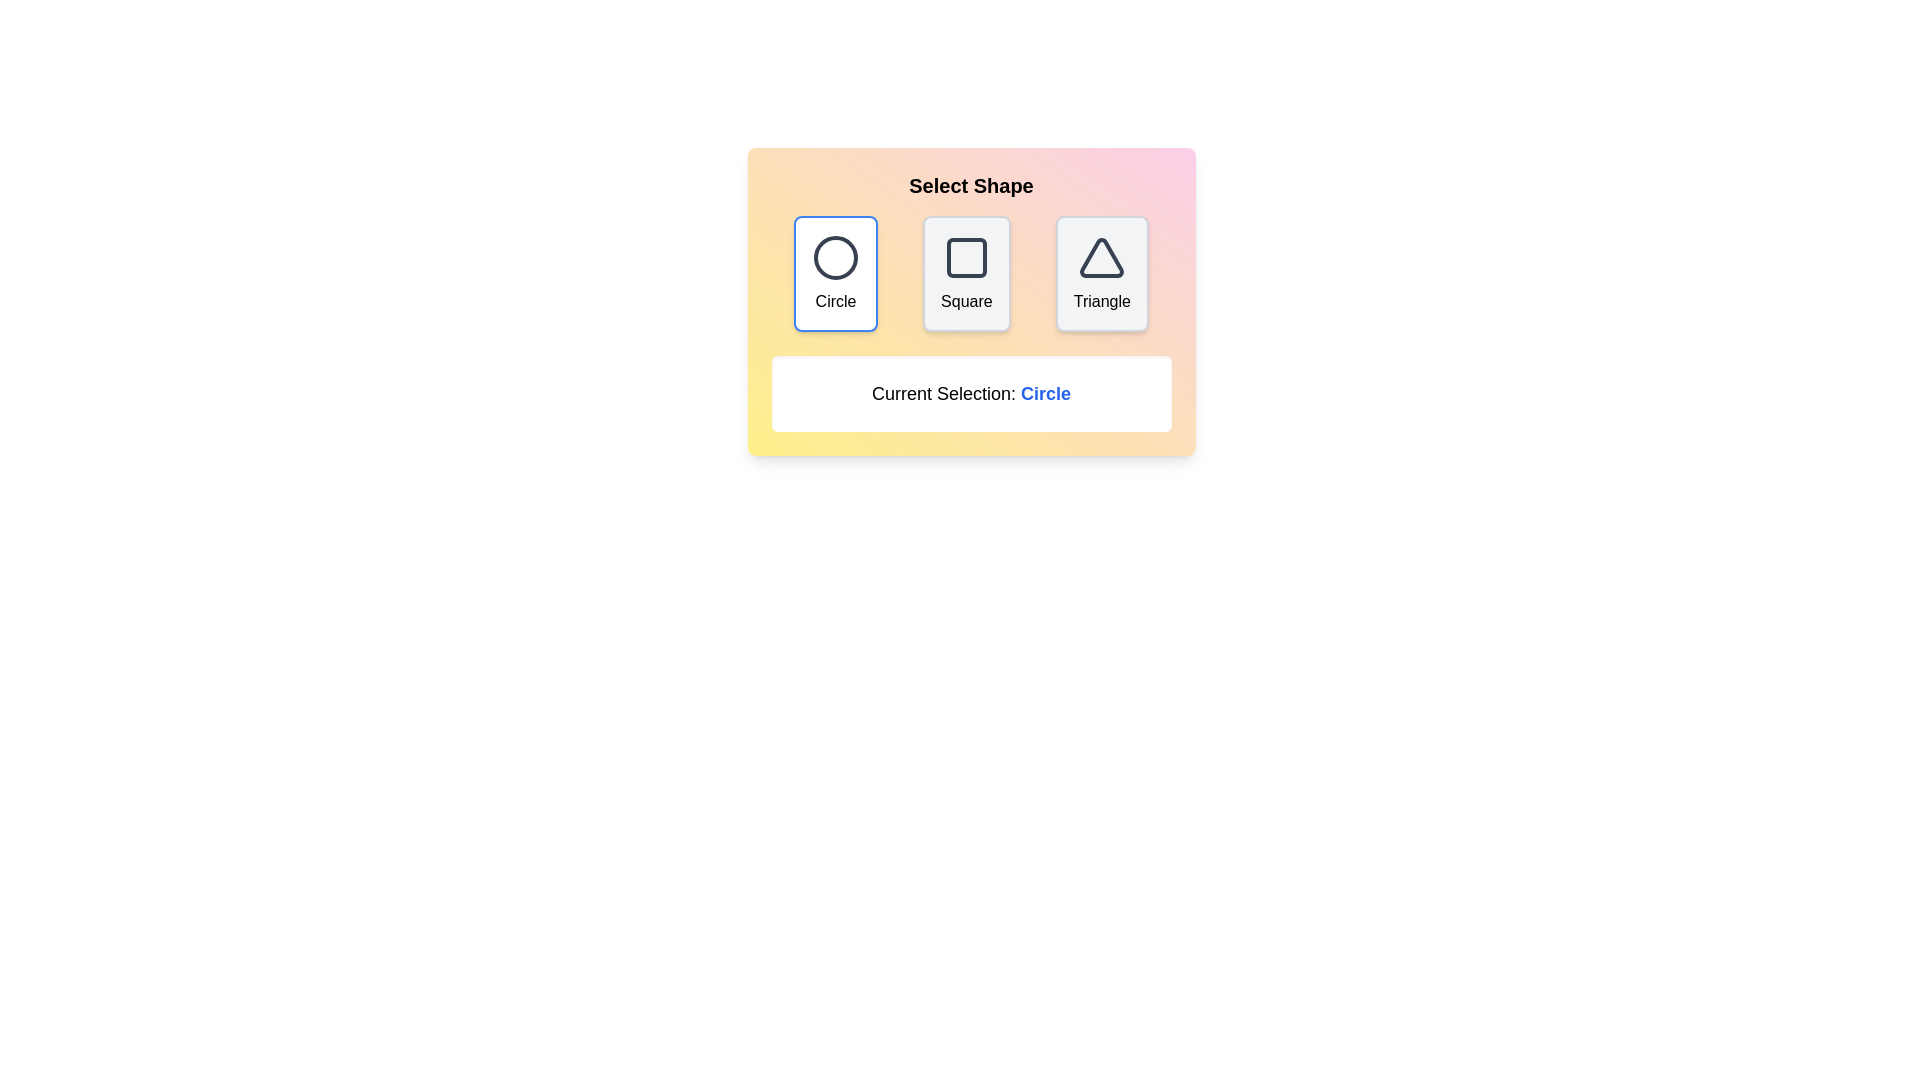 The image size is (1920, 1080). I want to click on the Triangle button to observe hover effects, so click(1101, 273).